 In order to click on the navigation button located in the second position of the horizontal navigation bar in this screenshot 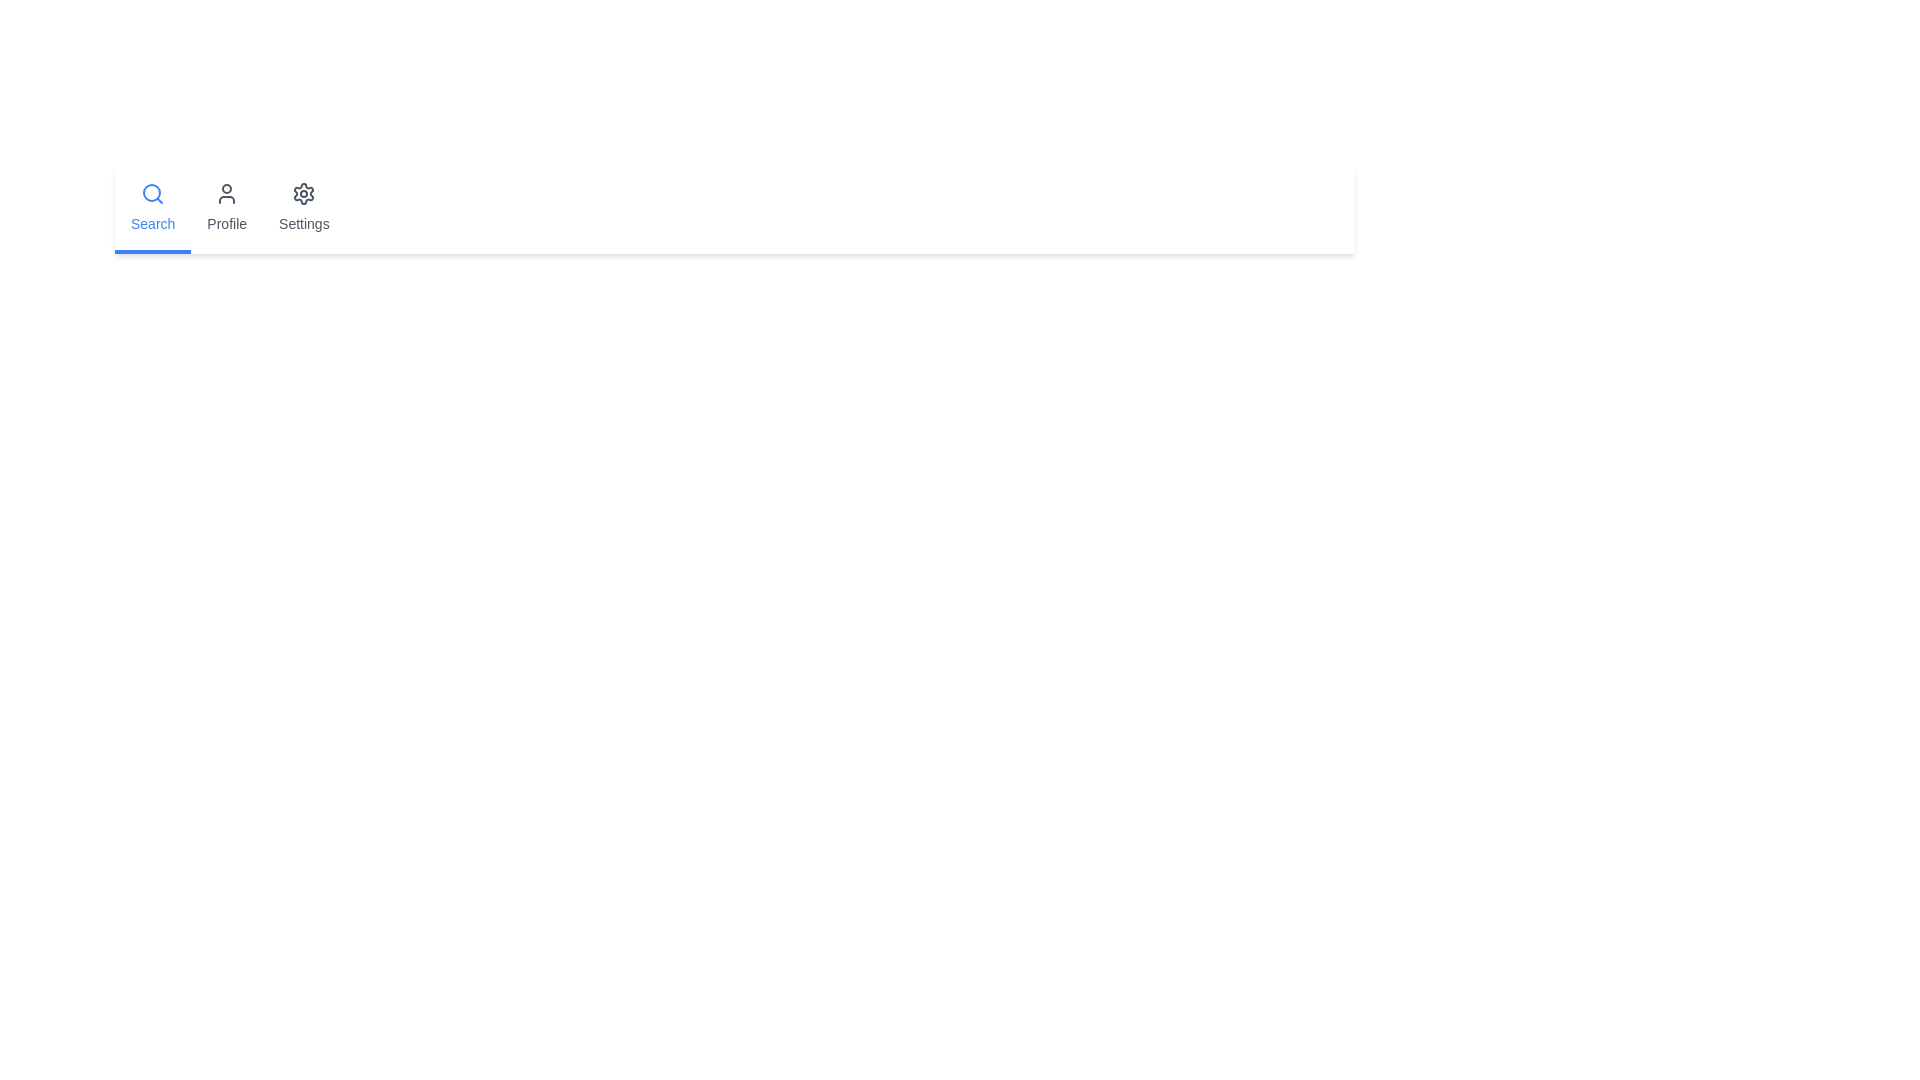, I will do `click(226, 209)`.